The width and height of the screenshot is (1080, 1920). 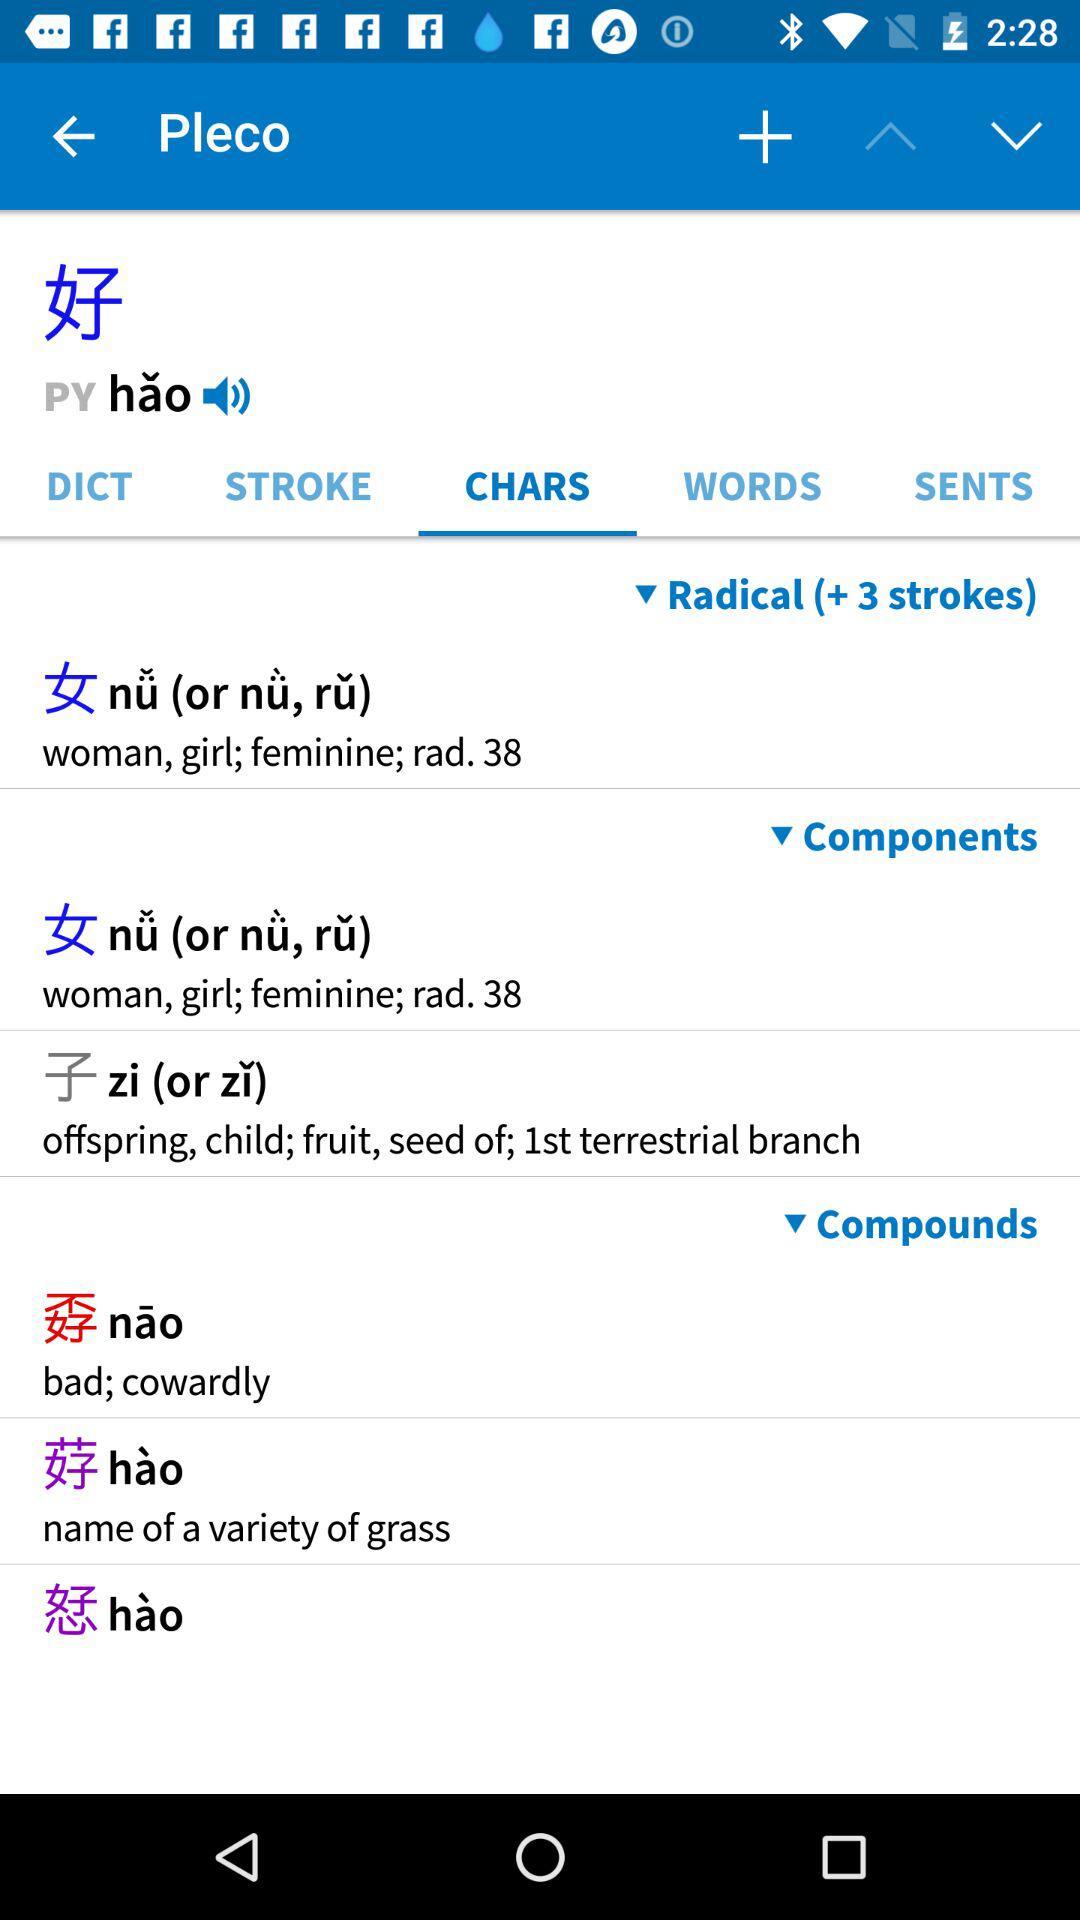 What do you see at coordinates (836, 593) in the screenshot?
I see `the  radical (+ 3 strokes) item` at bounding box center [836, 593].